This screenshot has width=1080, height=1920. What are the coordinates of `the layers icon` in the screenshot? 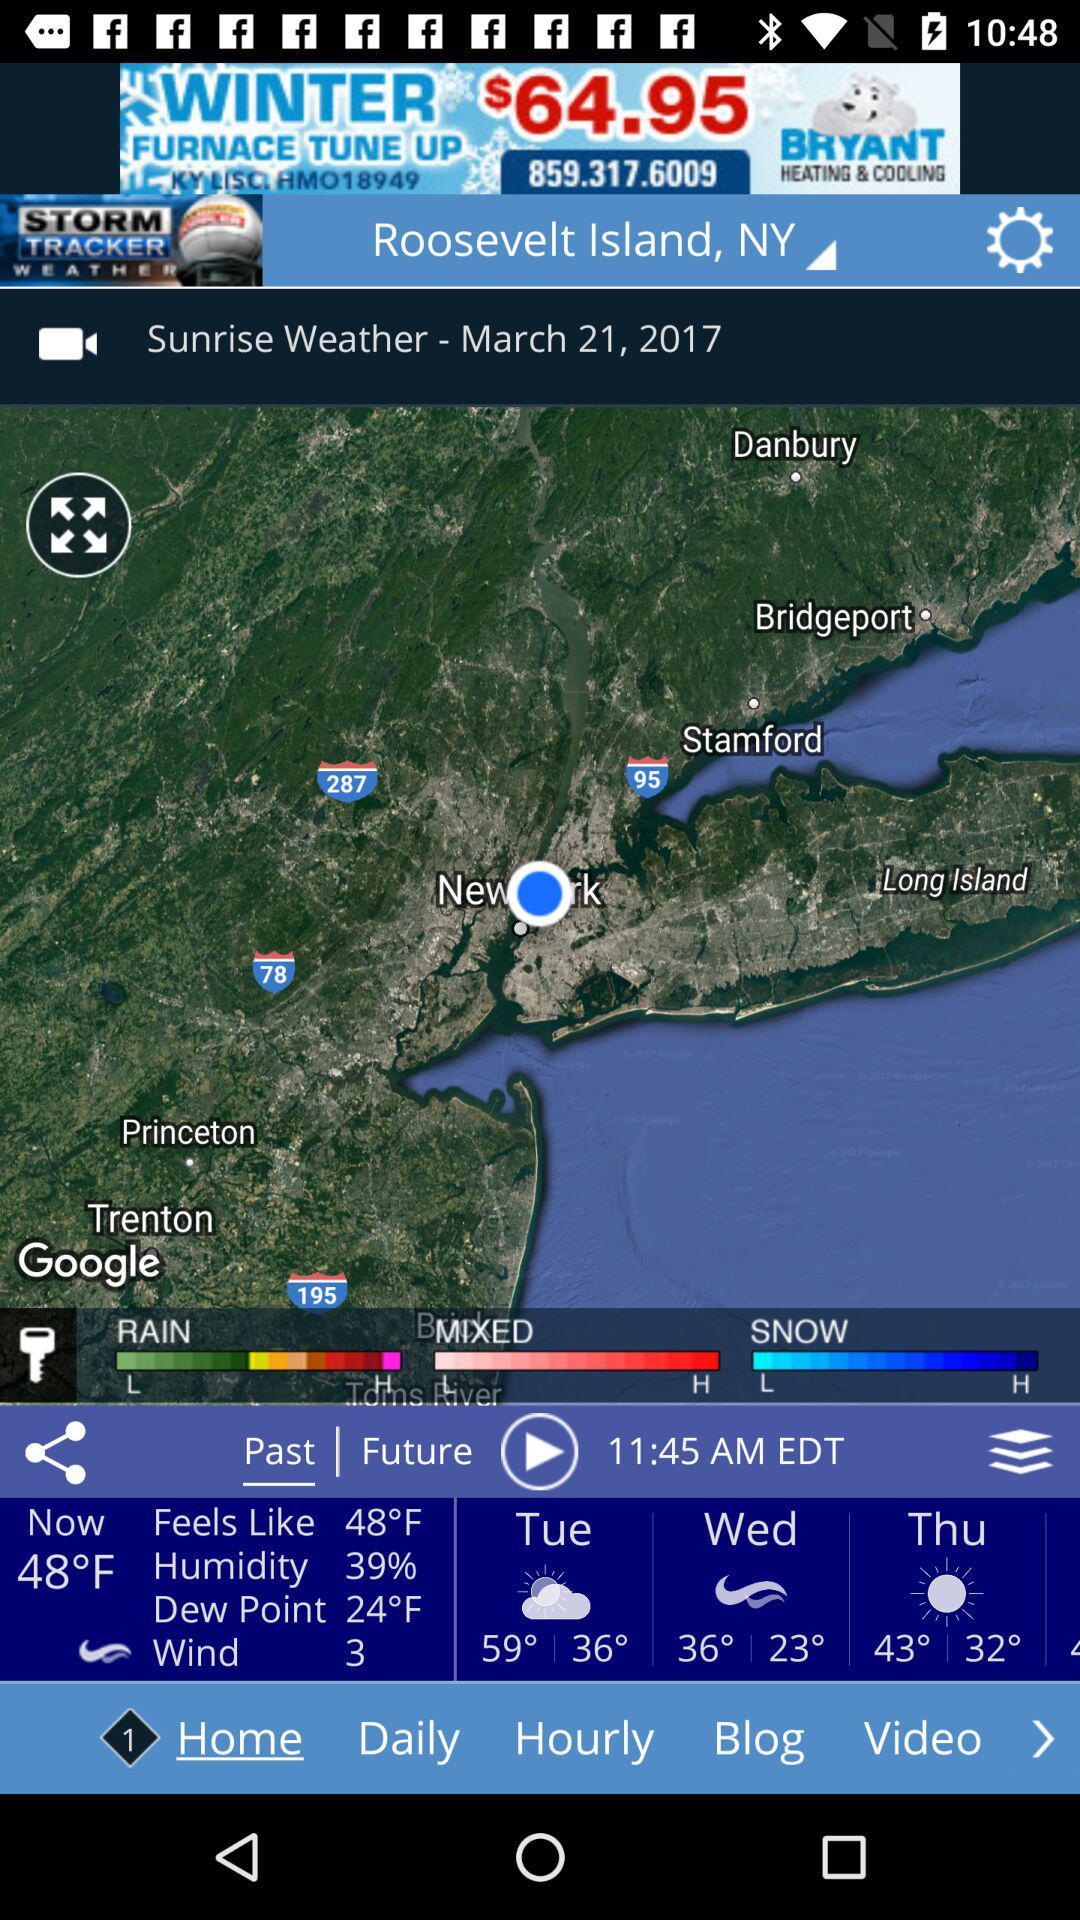 It's located at (1020, 1451).